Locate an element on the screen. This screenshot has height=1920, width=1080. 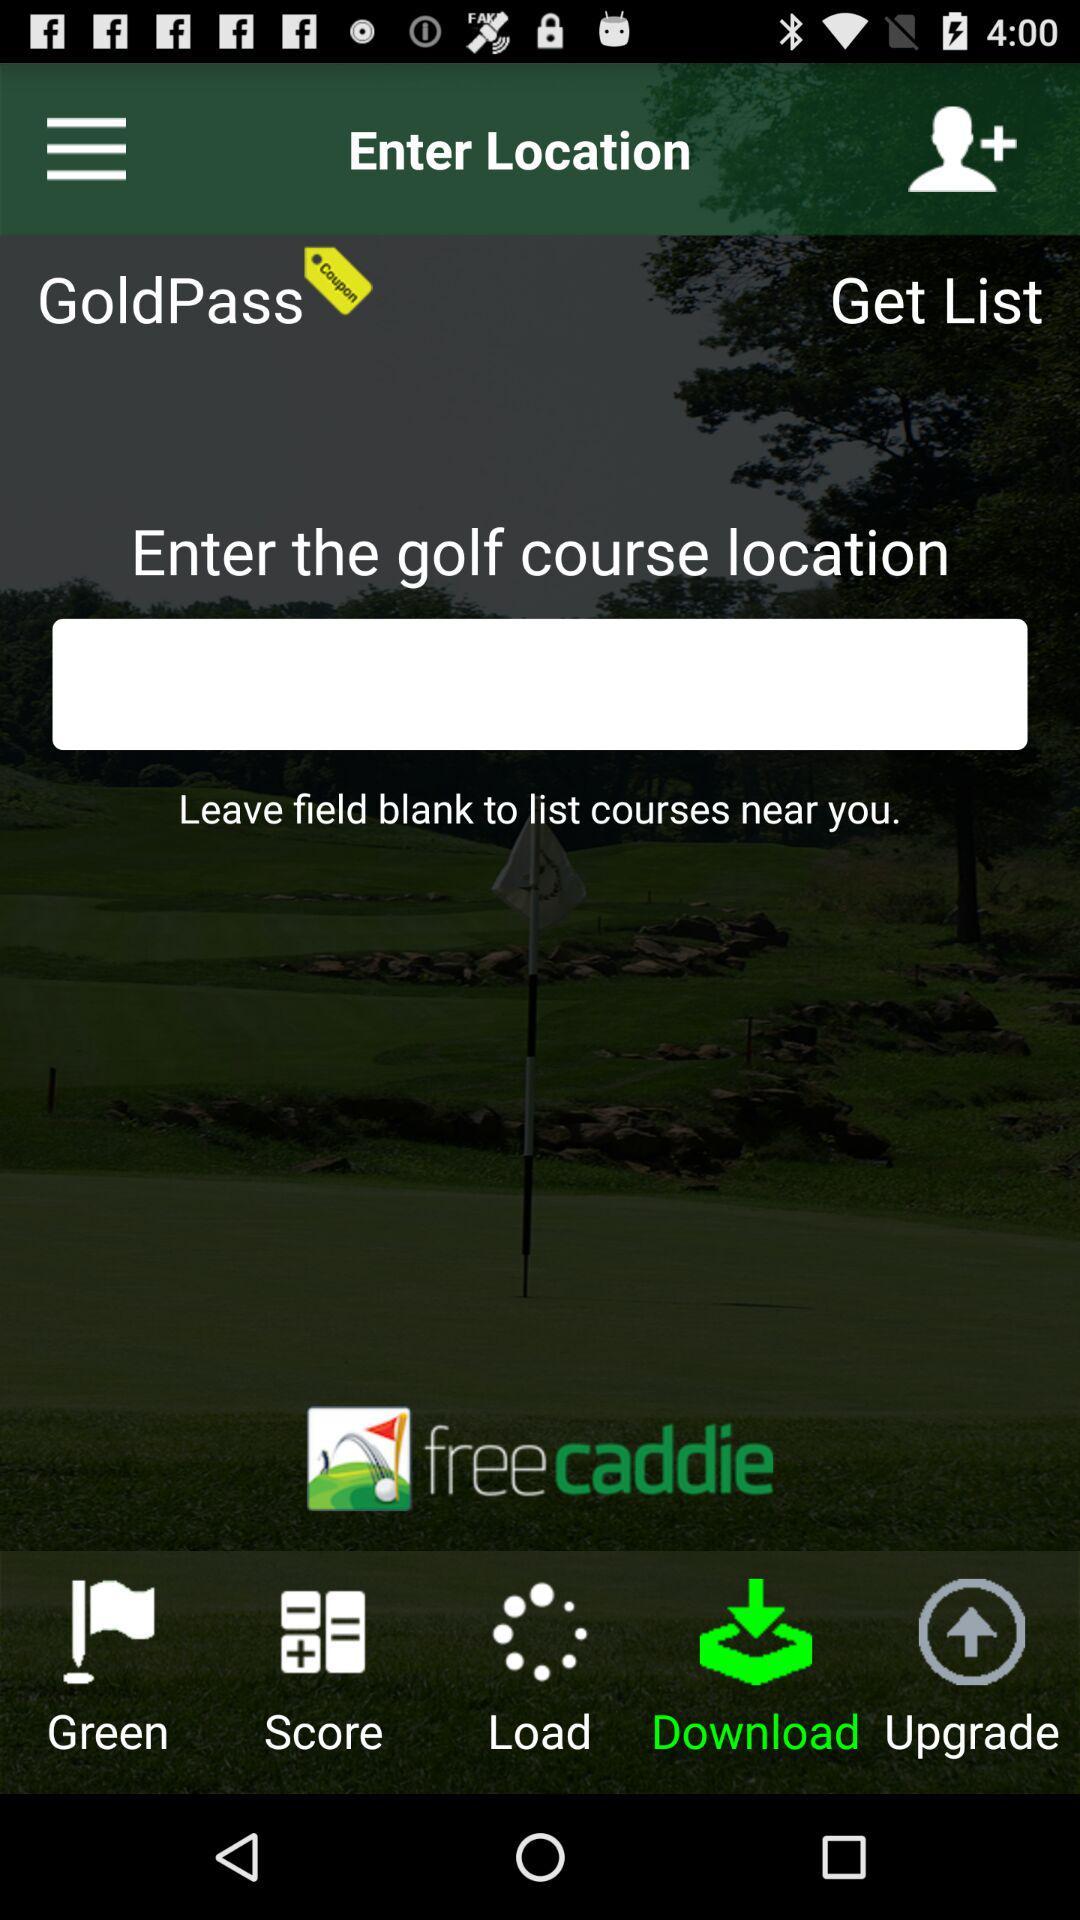
app to the right of the enter location item is located at coordinates (961, 148).